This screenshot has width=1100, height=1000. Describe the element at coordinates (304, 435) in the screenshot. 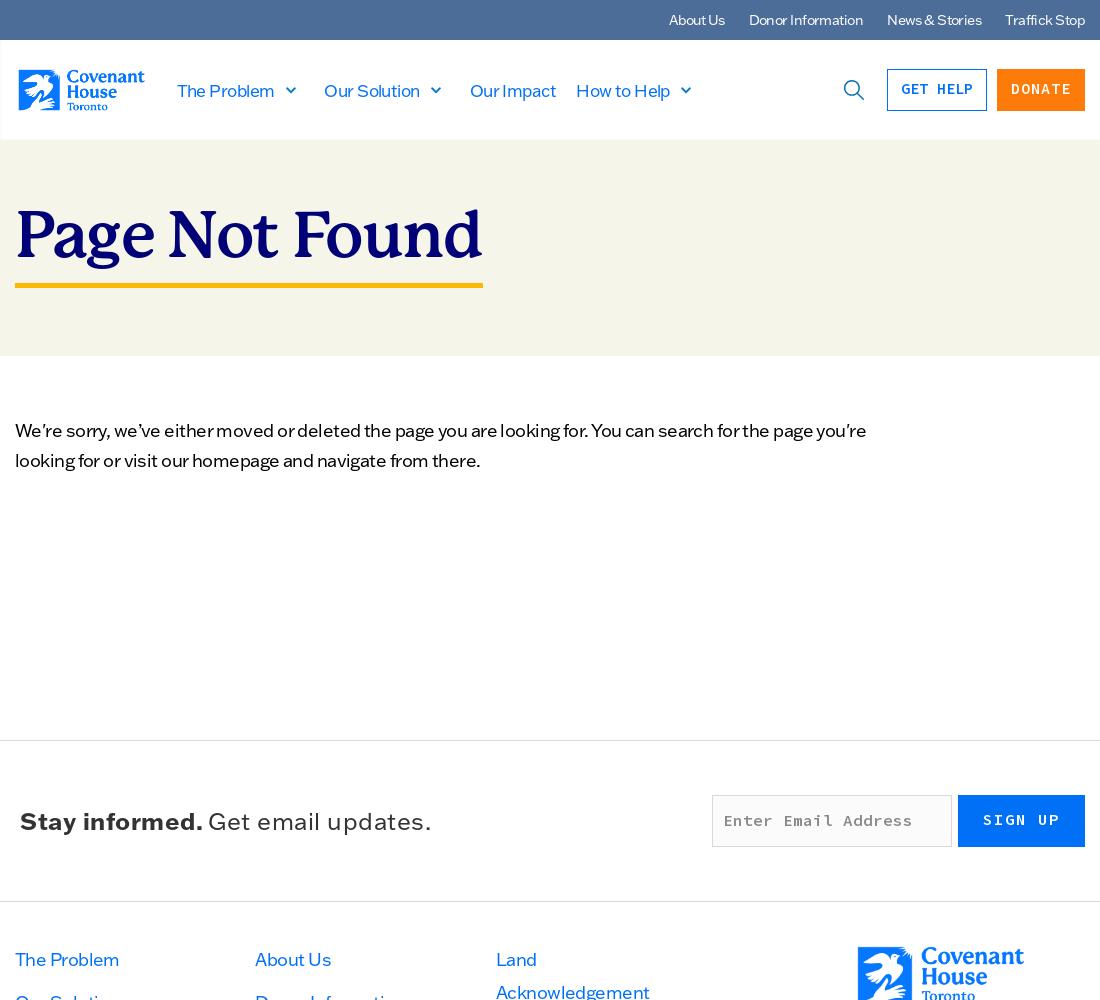

I see `'Donate Items'` at that location.